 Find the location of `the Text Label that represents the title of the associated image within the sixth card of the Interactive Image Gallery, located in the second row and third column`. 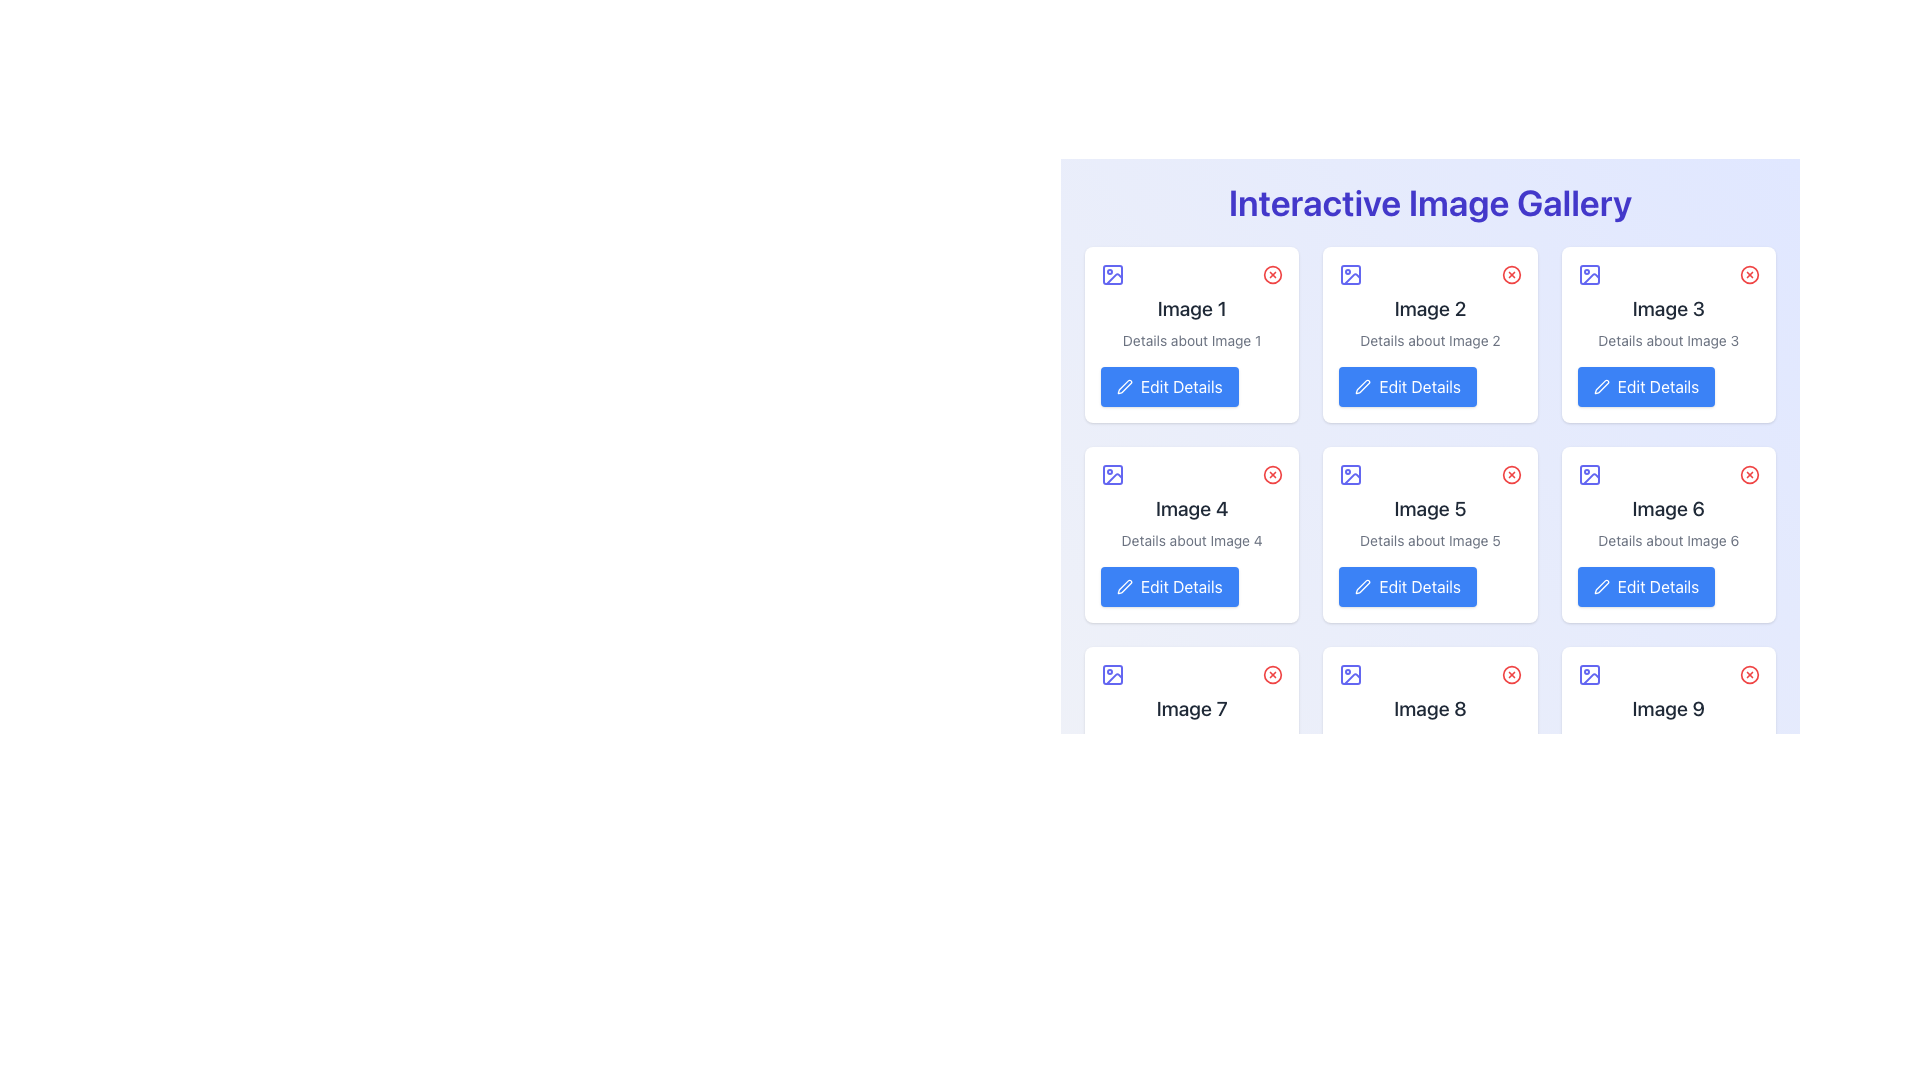

the Text Label that represents the title of the associated image within the sixth card of the Interactive Image Gallery, located in the second row and third column is located at coordinates (1668, 508).